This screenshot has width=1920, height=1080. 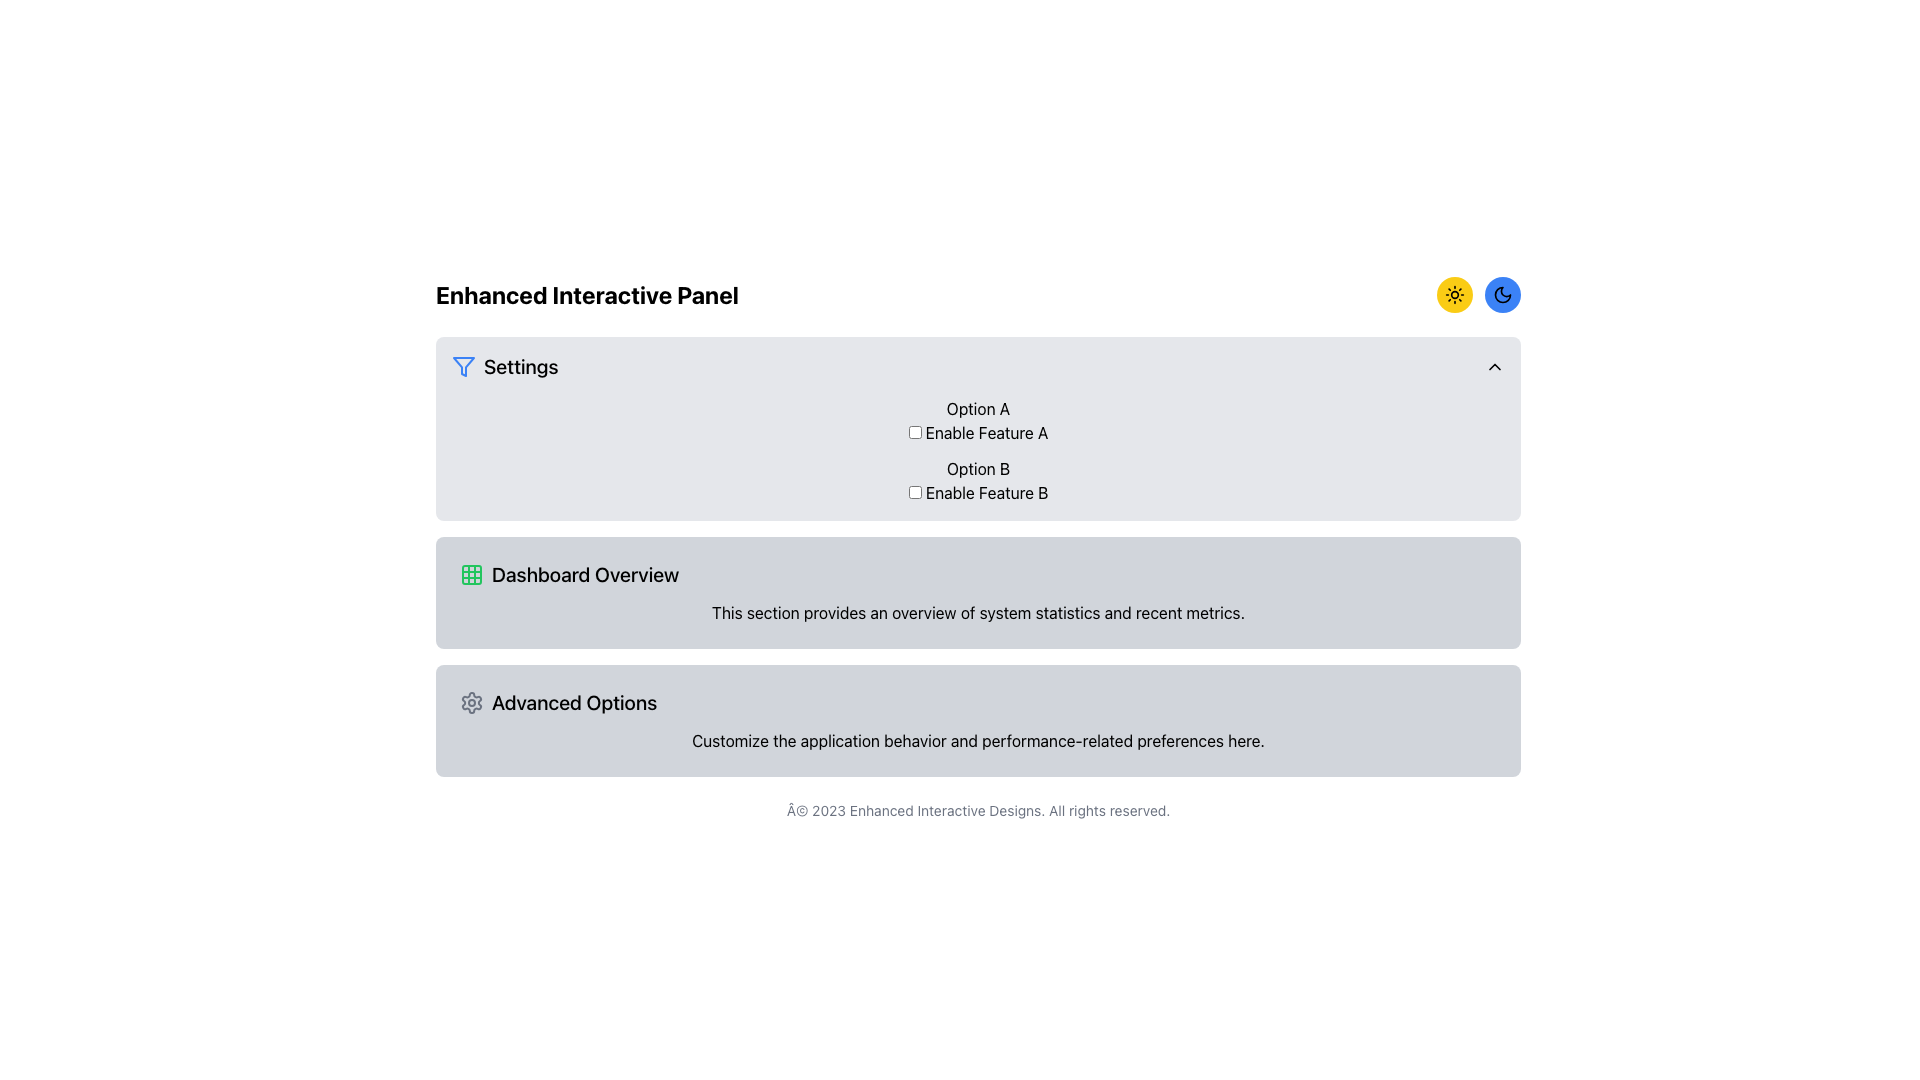 I want to click on the green-bordered square icon filled with a grid-like pattern, located to the far left of the 'Dashboard Overview' header panel, so click(x=470, y=574).